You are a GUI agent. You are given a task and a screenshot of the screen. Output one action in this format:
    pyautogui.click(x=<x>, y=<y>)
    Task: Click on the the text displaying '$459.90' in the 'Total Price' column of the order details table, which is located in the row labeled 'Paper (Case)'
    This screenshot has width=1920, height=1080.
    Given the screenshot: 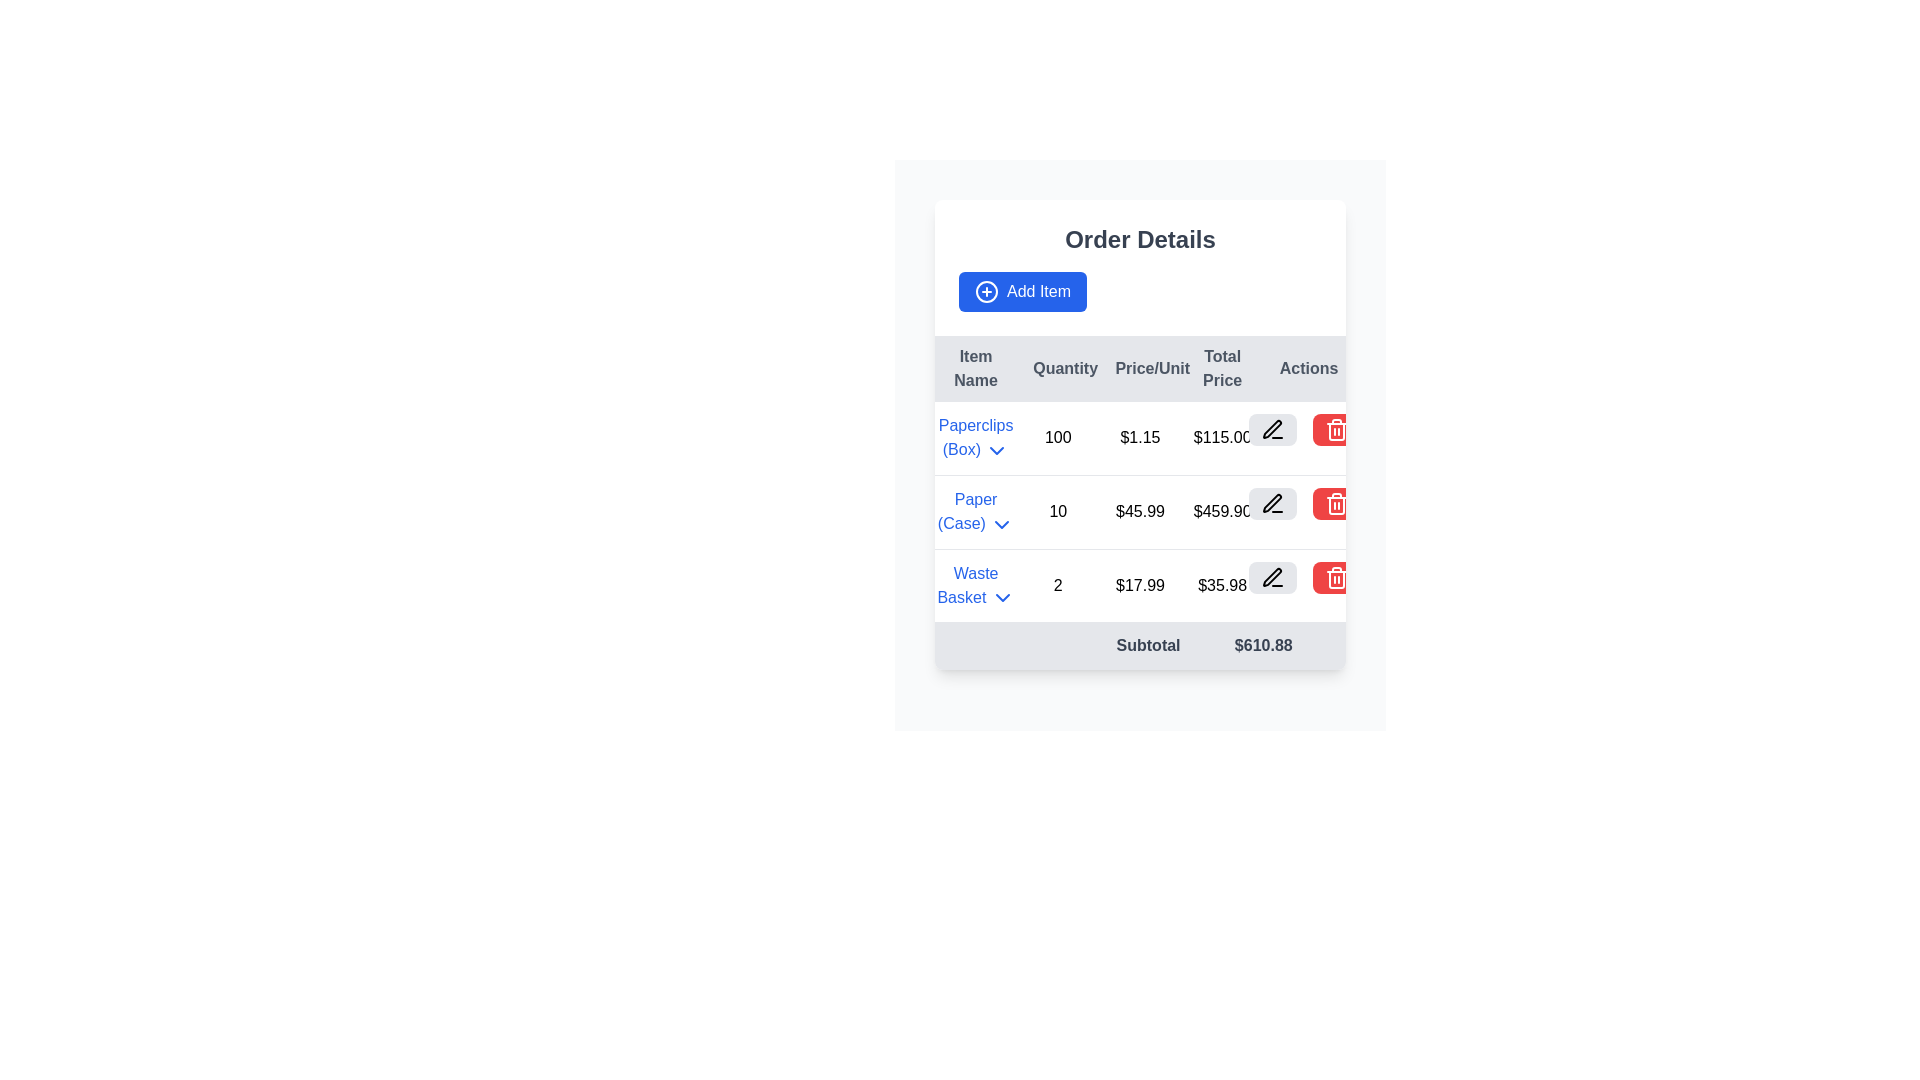 What is the action you would take?
    pyautogui.click(x=1221, y=511)
    